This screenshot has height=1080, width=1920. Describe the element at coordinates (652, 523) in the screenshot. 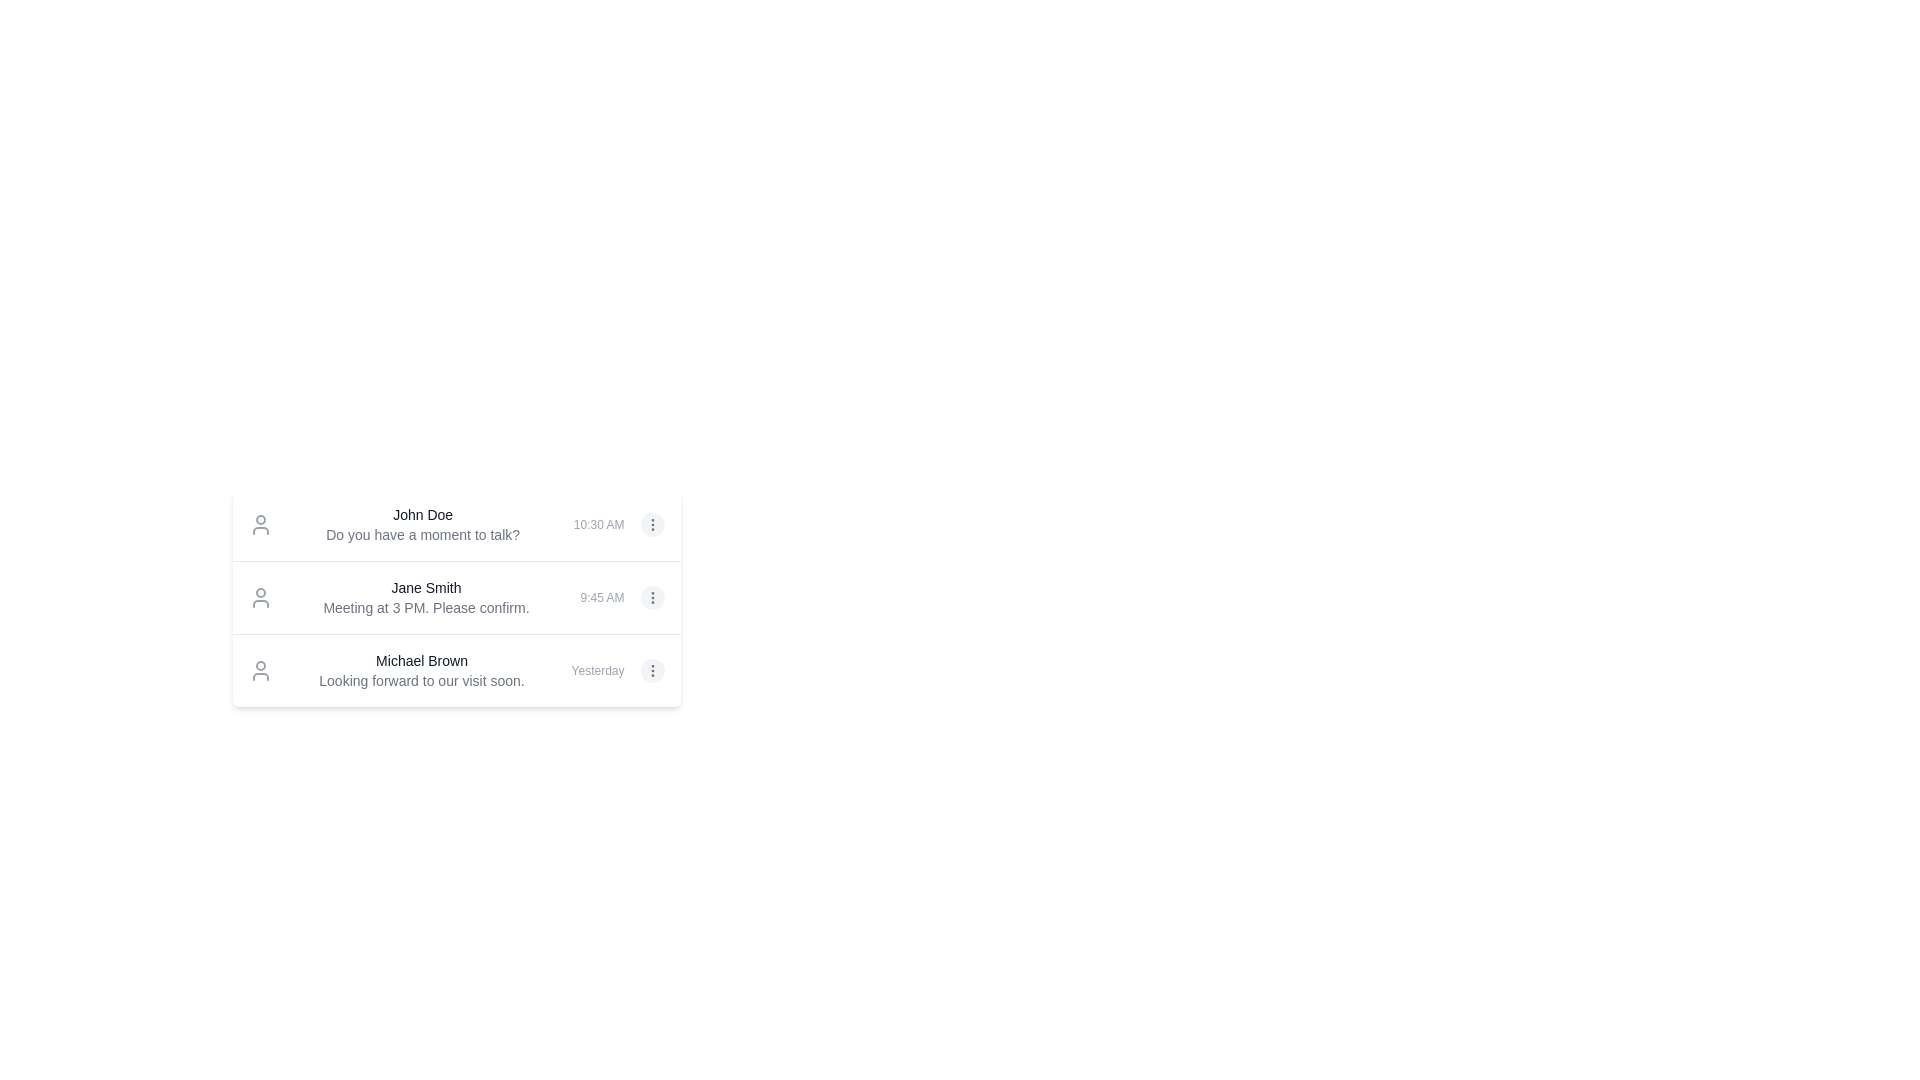

I see `the options menu icon button located at the far-right side of the message preview for 'John Doe', next to the timestamp '10:30 AM', to visualize the hover effect` at that location.